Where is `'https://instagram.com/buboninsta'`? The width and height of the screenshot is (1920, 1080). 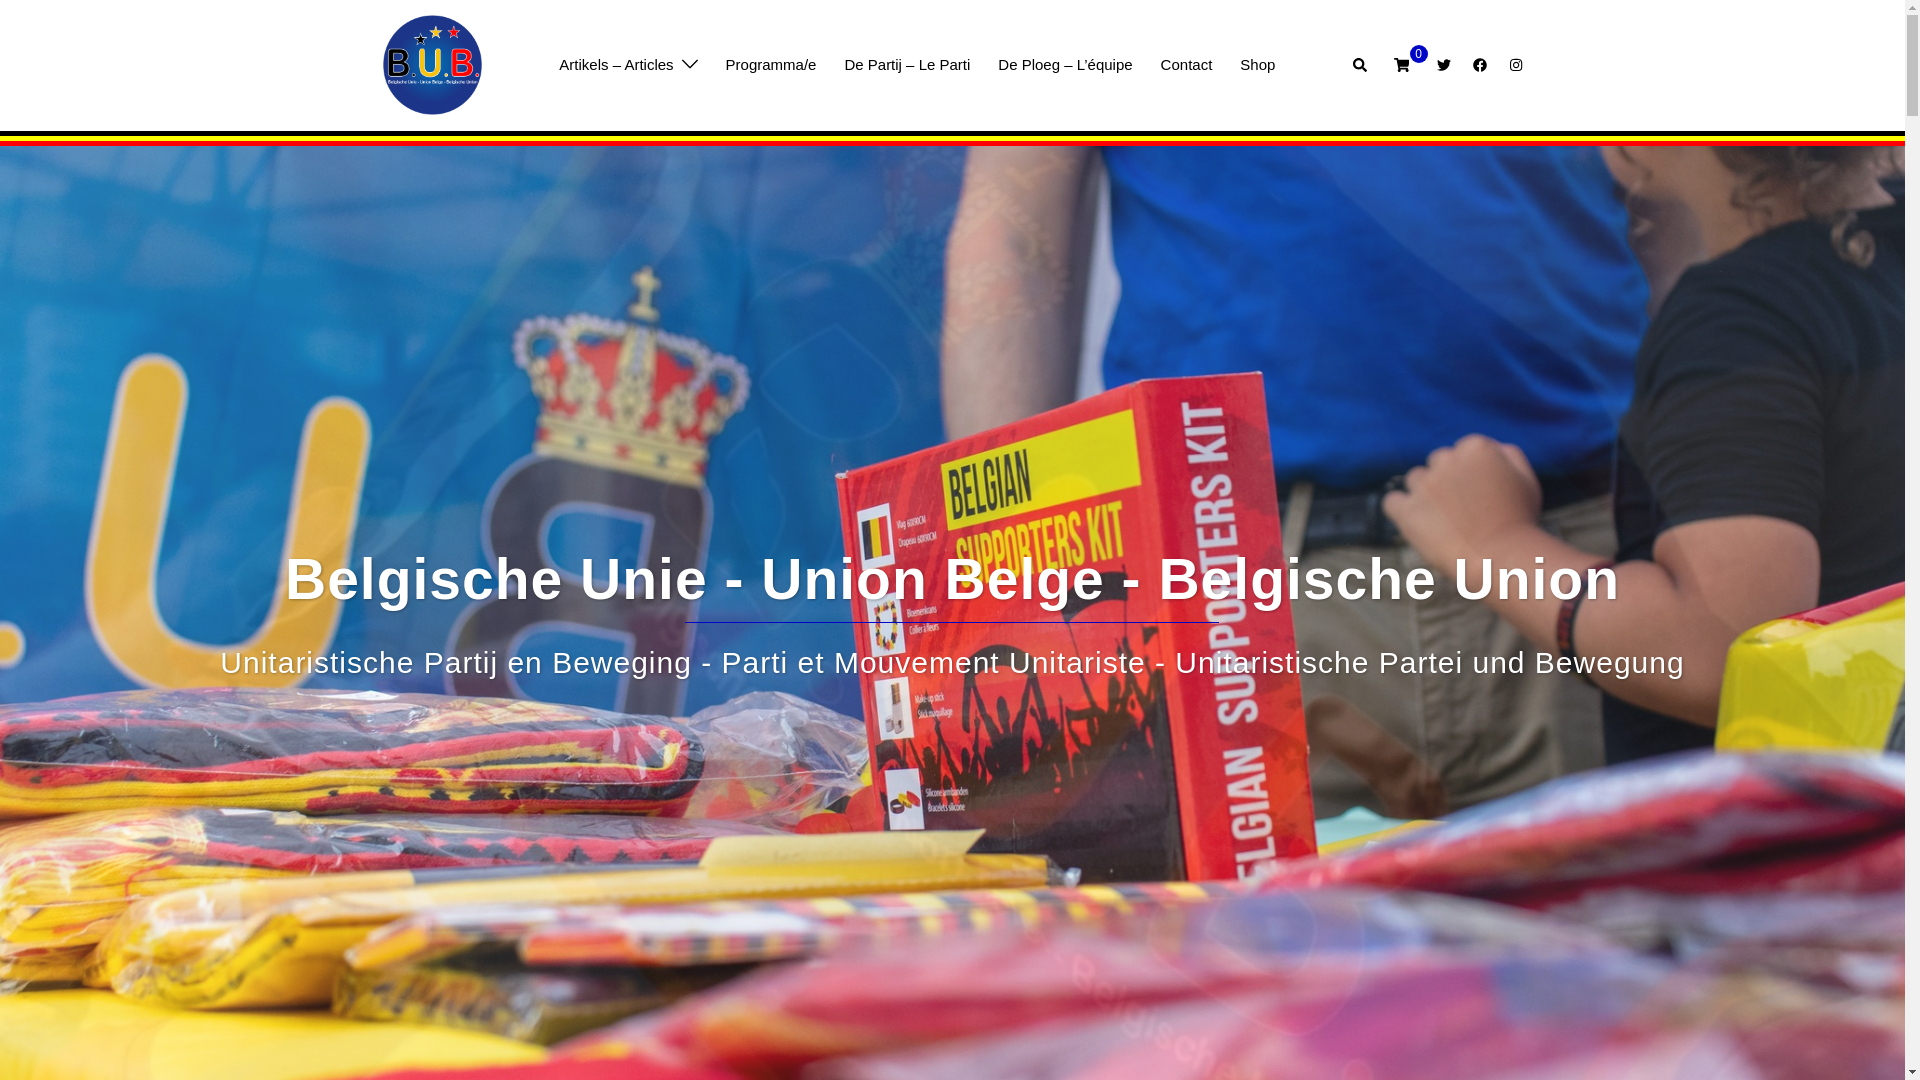
'https://instagram.com/buboninsta' is located at coordinates (1513, 62).